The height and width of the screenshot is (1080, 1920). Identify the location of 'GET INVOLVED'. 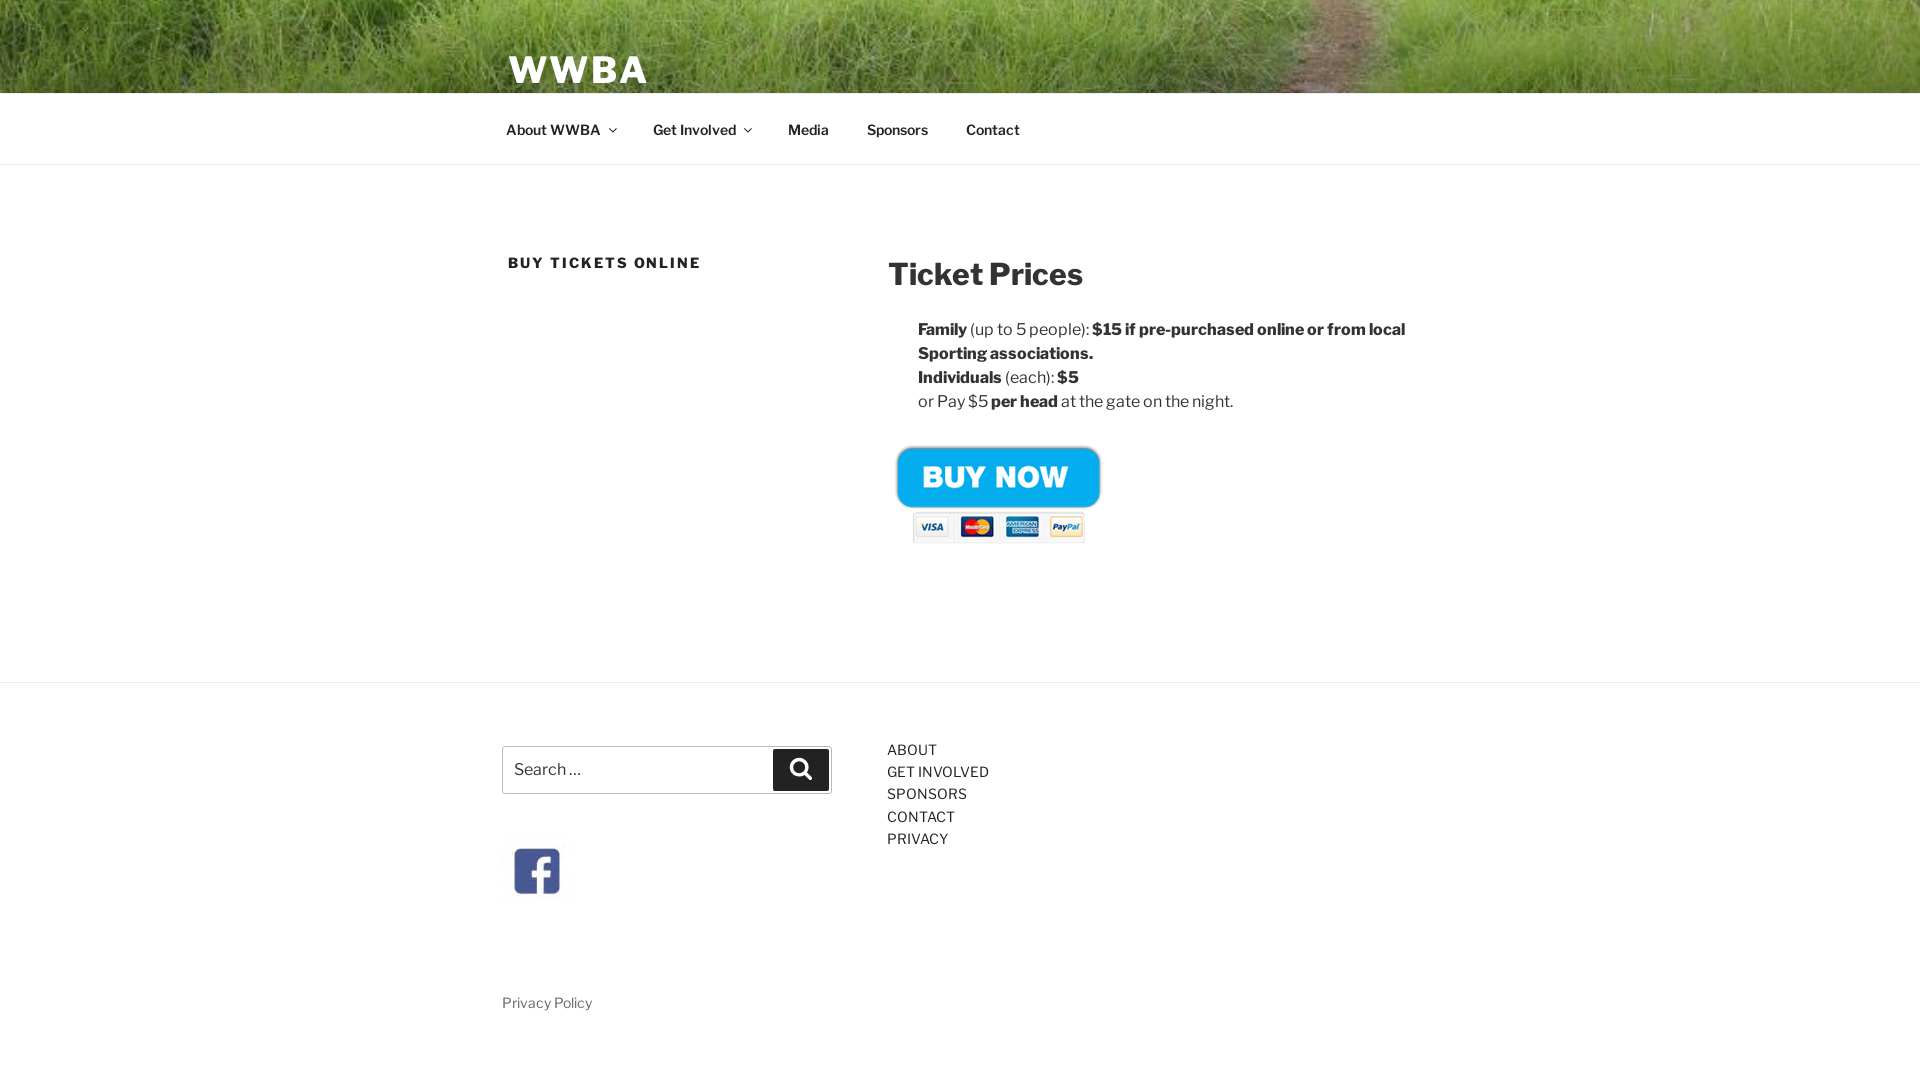
(886, 770).